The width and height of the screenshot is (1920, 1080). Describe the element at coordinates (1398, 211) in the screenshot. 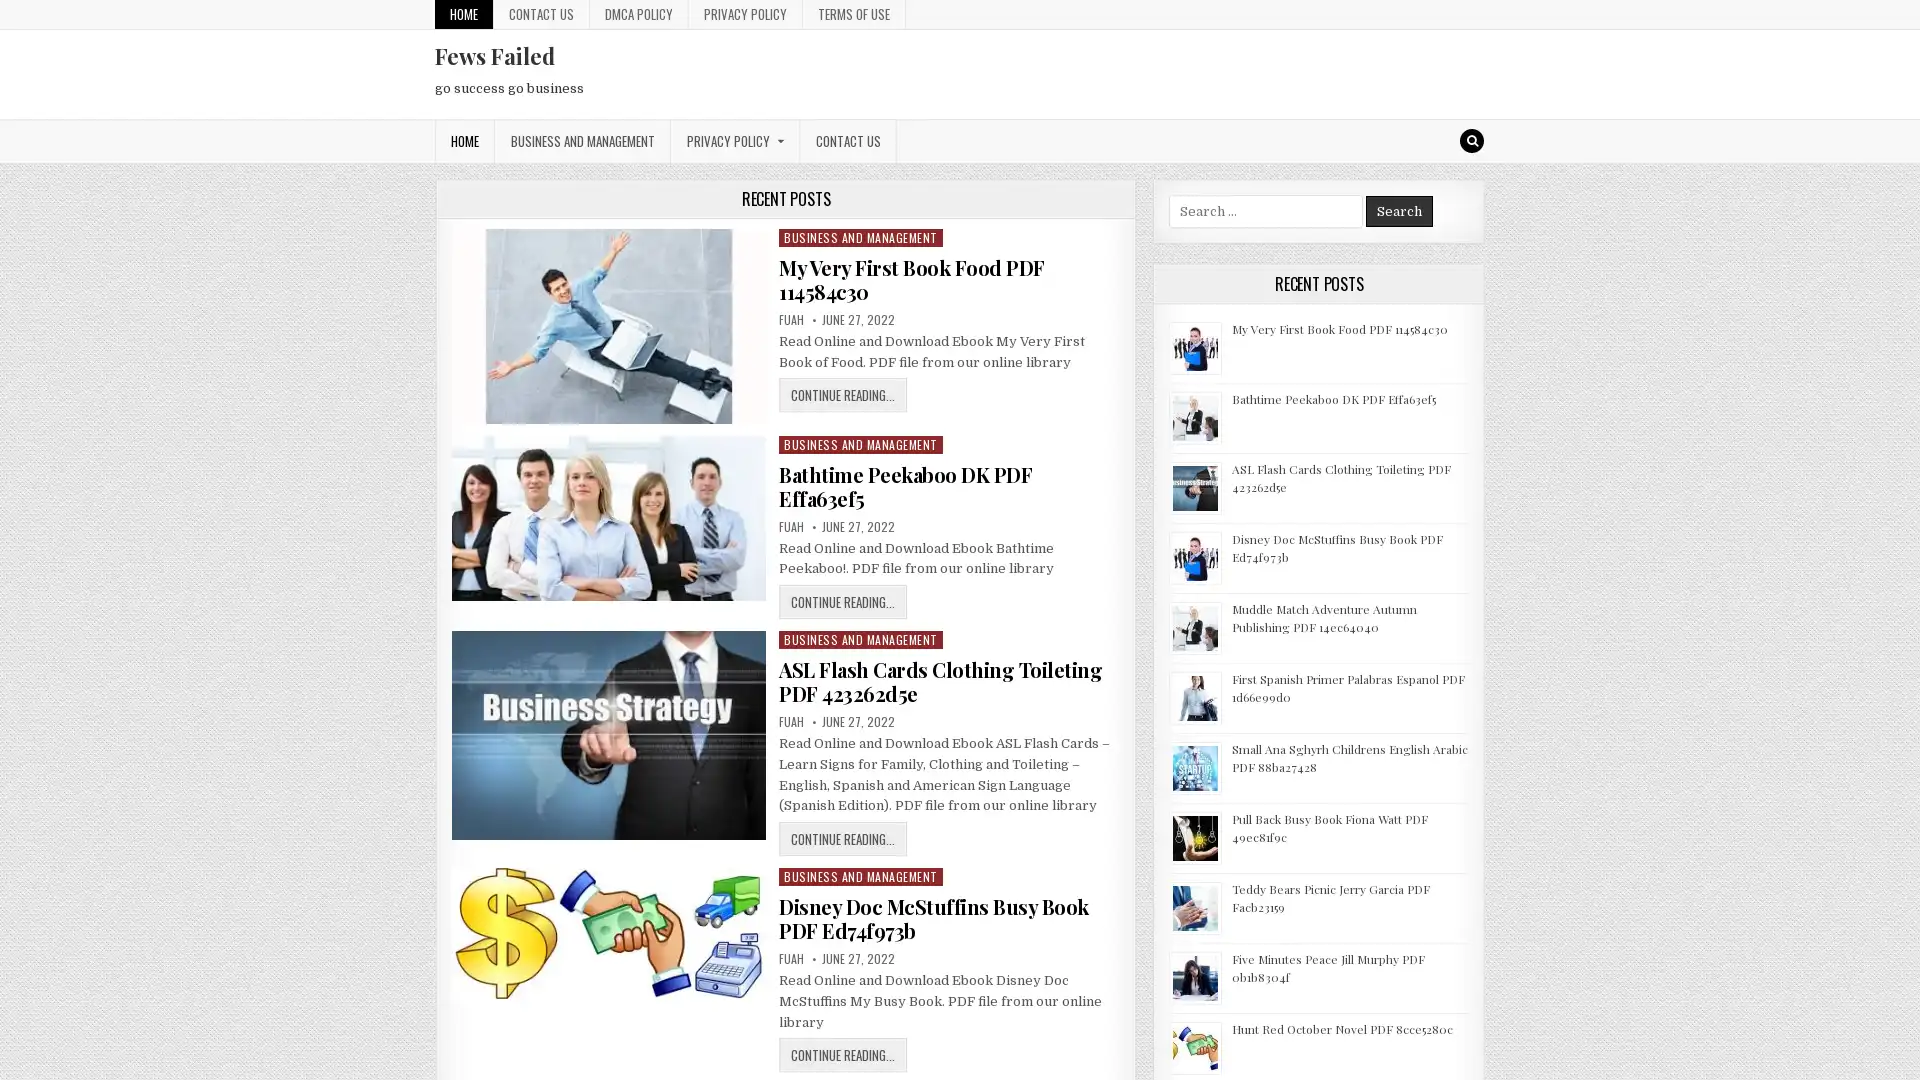

I see `Search` at that location.